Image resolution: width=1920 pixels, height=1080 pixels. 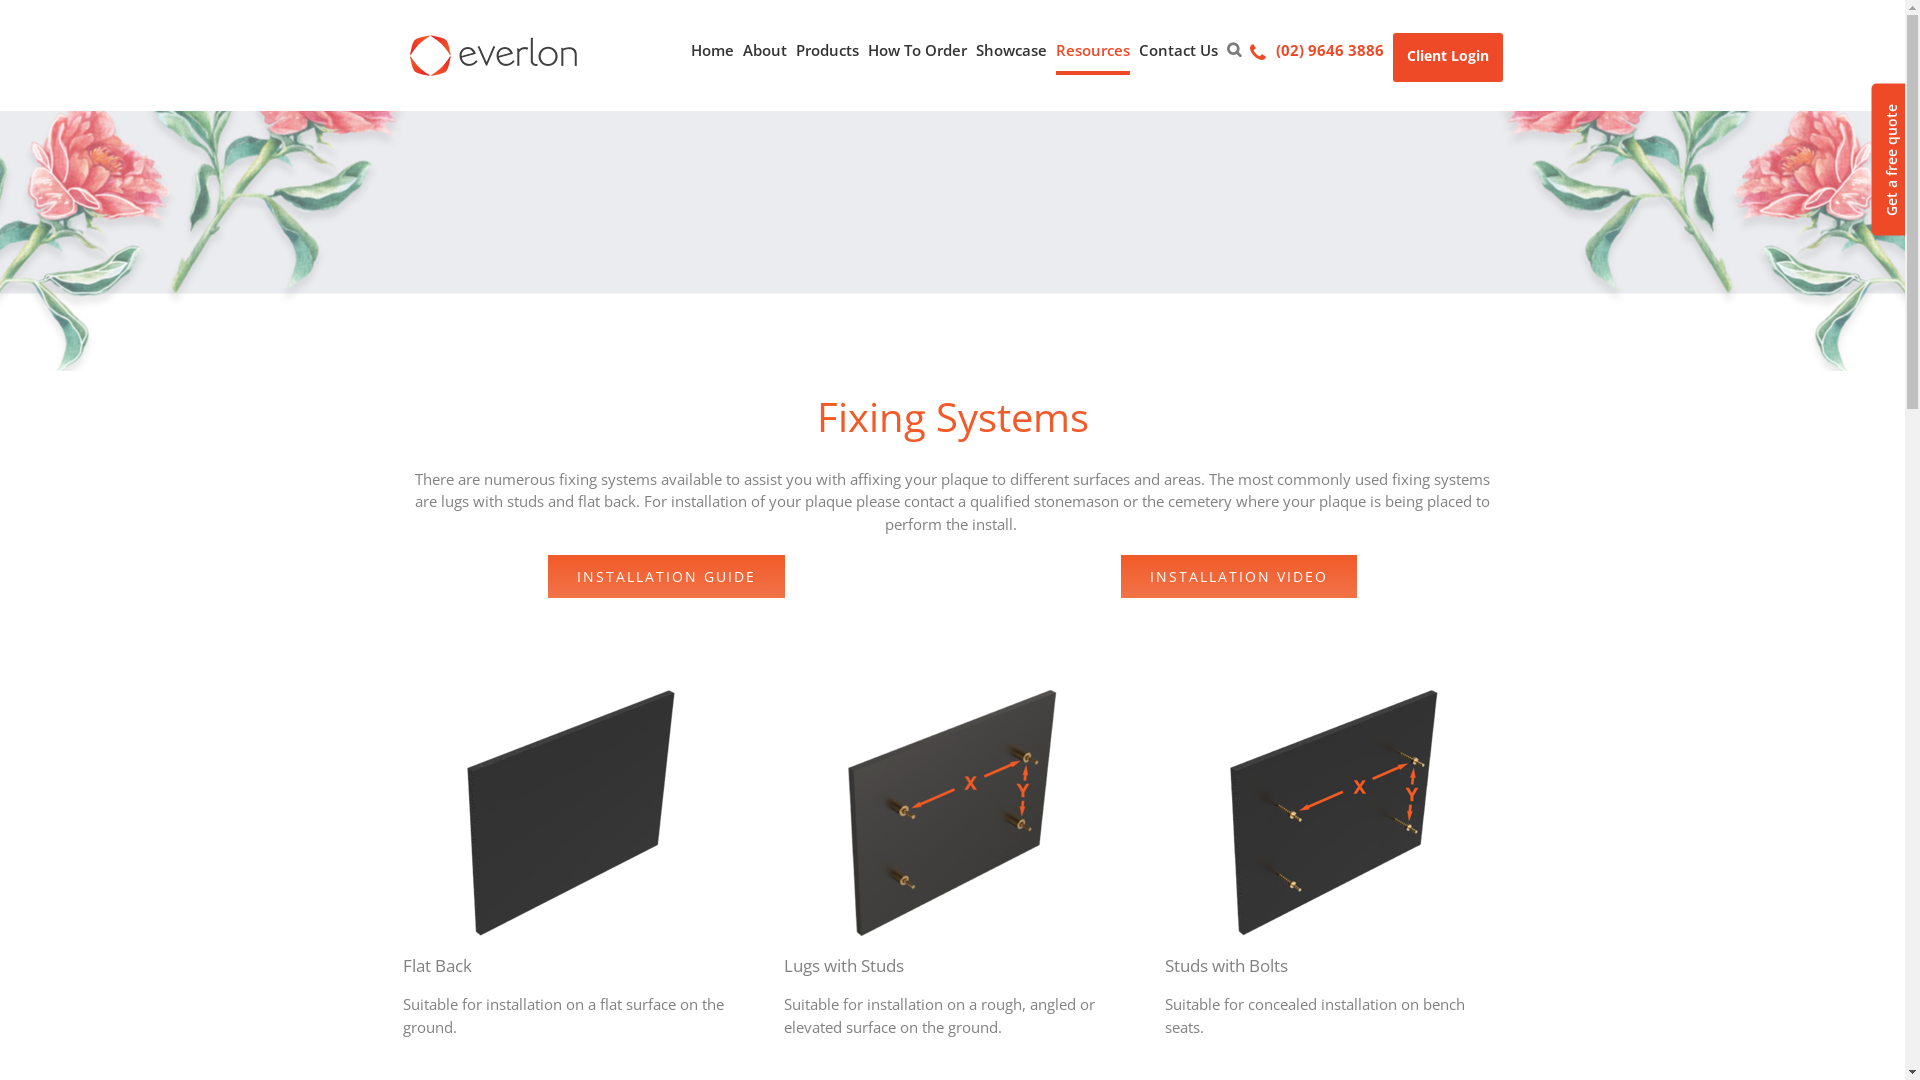 I want to click on 'Resources', so click(x=1092, y=50).